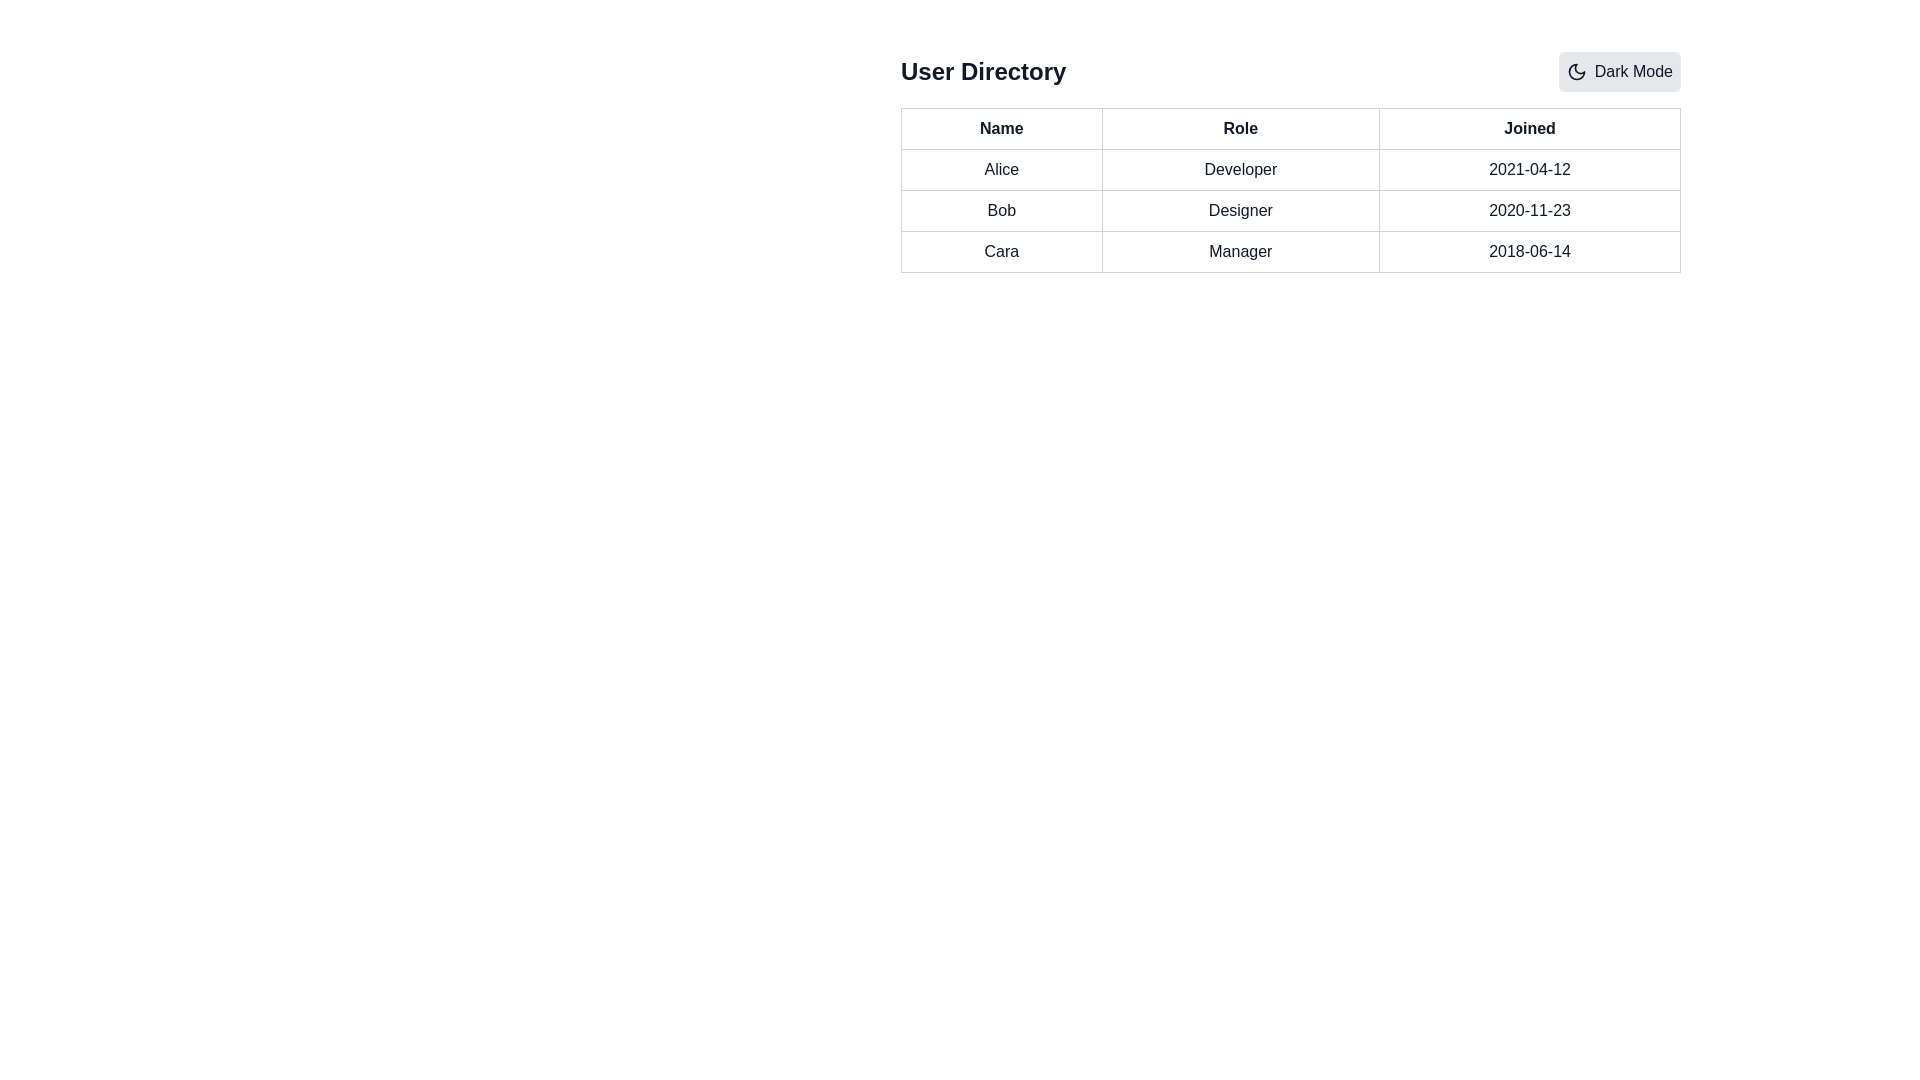  What do you see at coordinates (1239, 250) in the screenshot?
I see `the table cell containing the text 'Manager'` at bounding box center [1239, 250].